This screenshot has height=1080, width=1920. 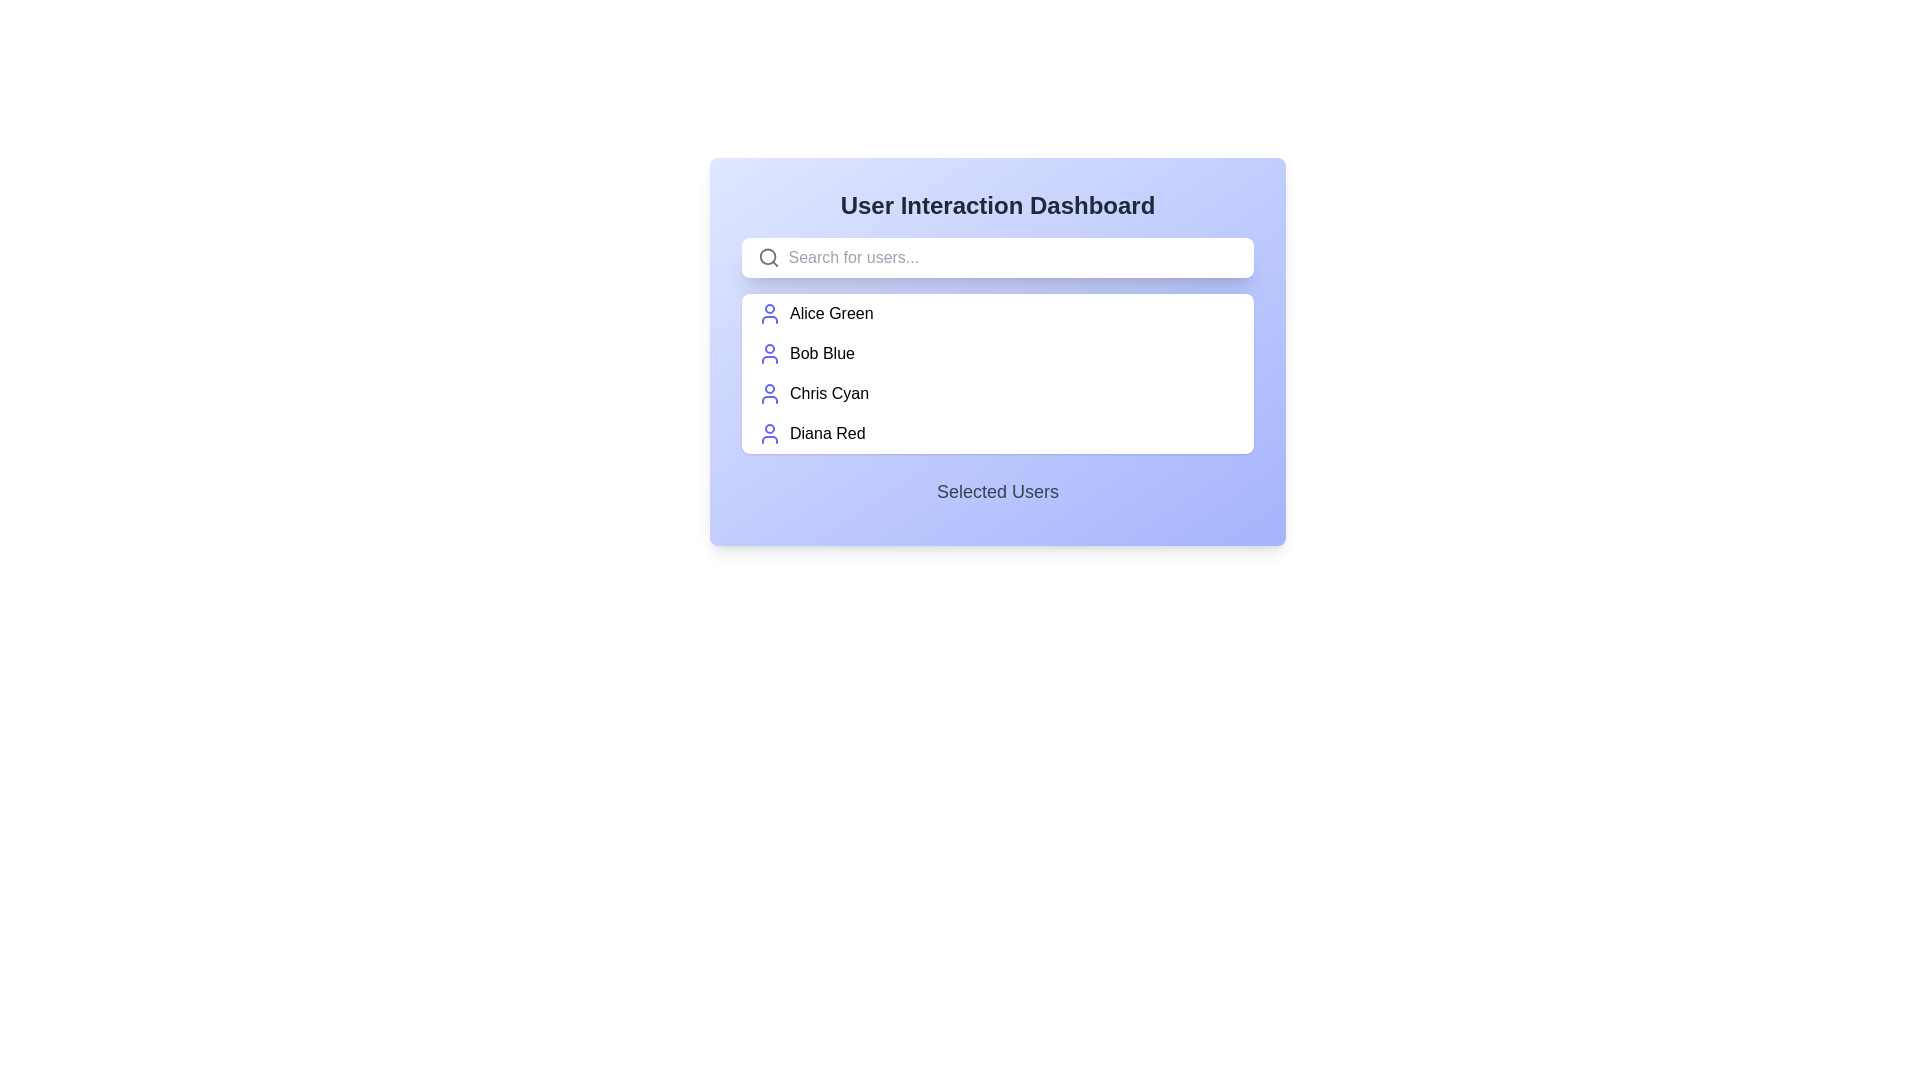 I want to click on the user icon representing 'Diana Red', so click(x=768, y=433).